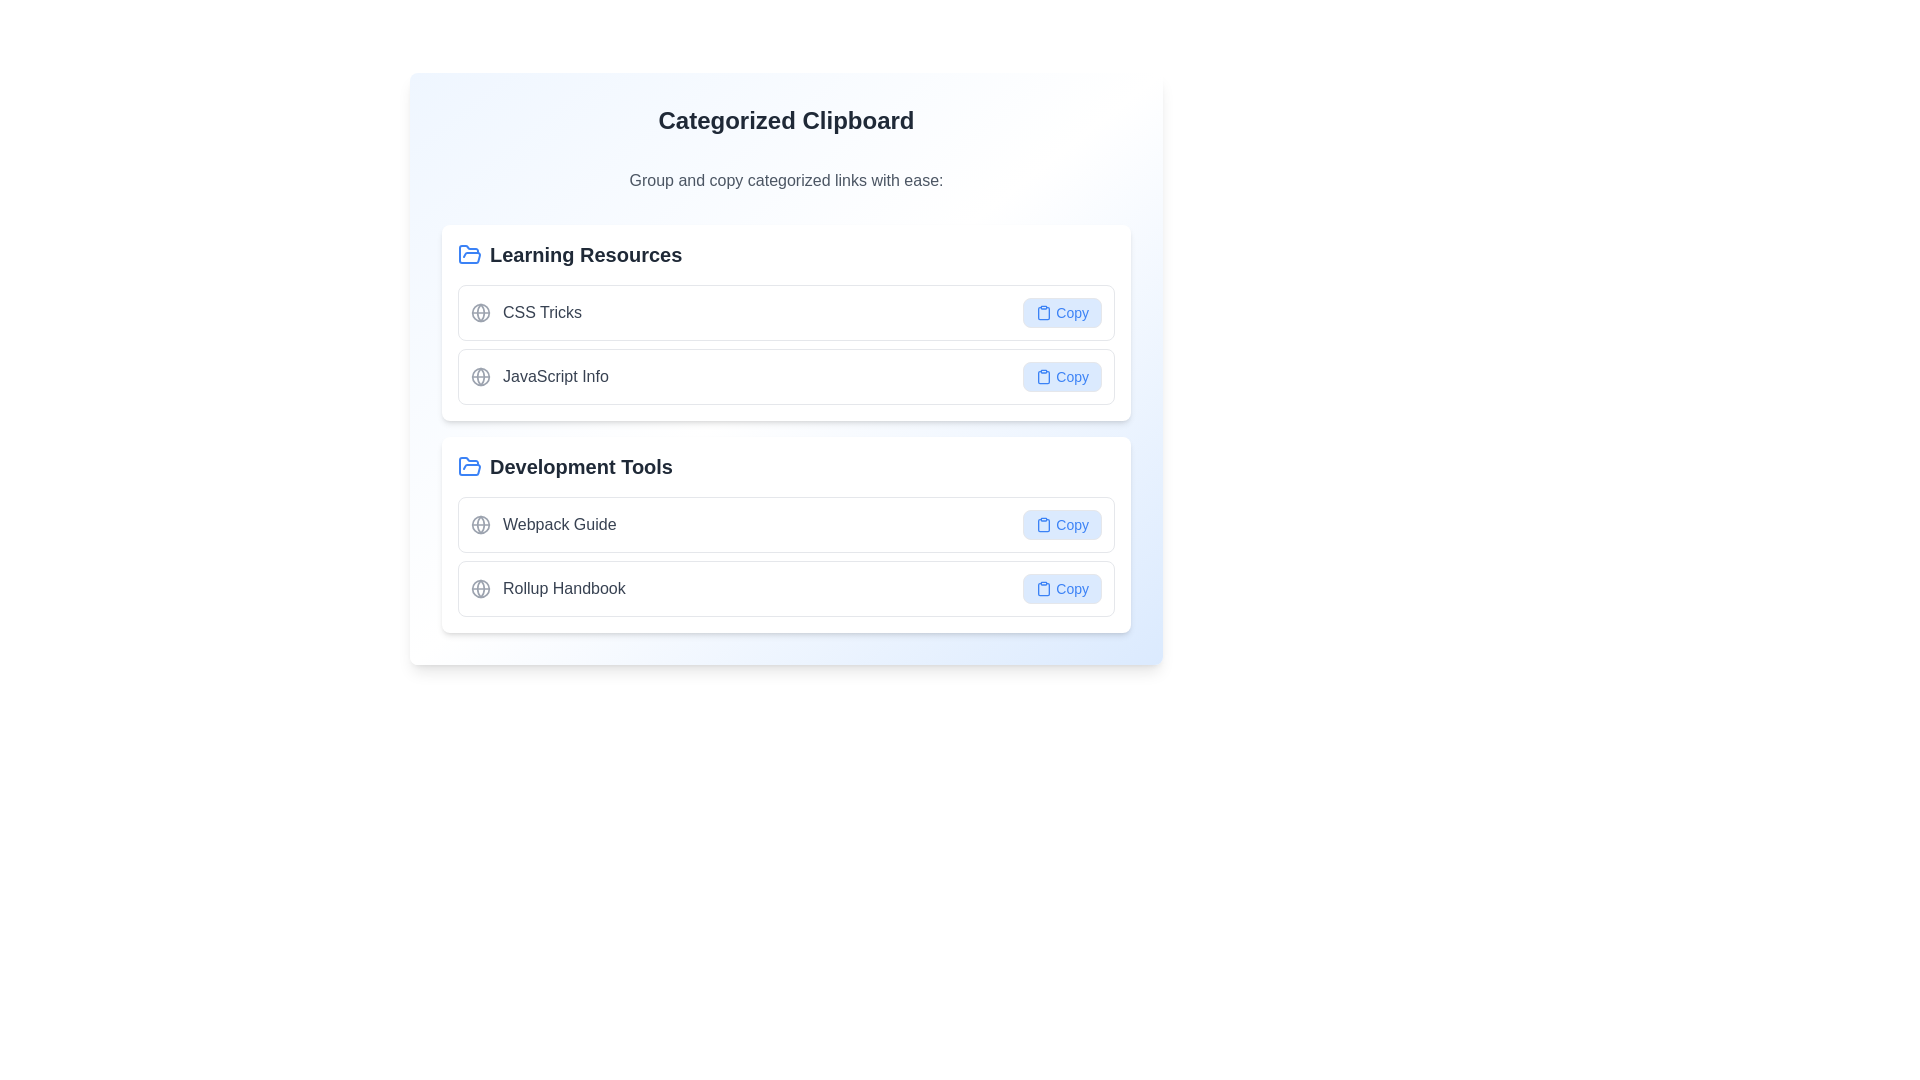 This screenshot has width=1920, height=1080. I want to click on the text label identifying the section titled 'Development Tools', which is located immediately to the right of a blue folder icon, so click(580, 466).